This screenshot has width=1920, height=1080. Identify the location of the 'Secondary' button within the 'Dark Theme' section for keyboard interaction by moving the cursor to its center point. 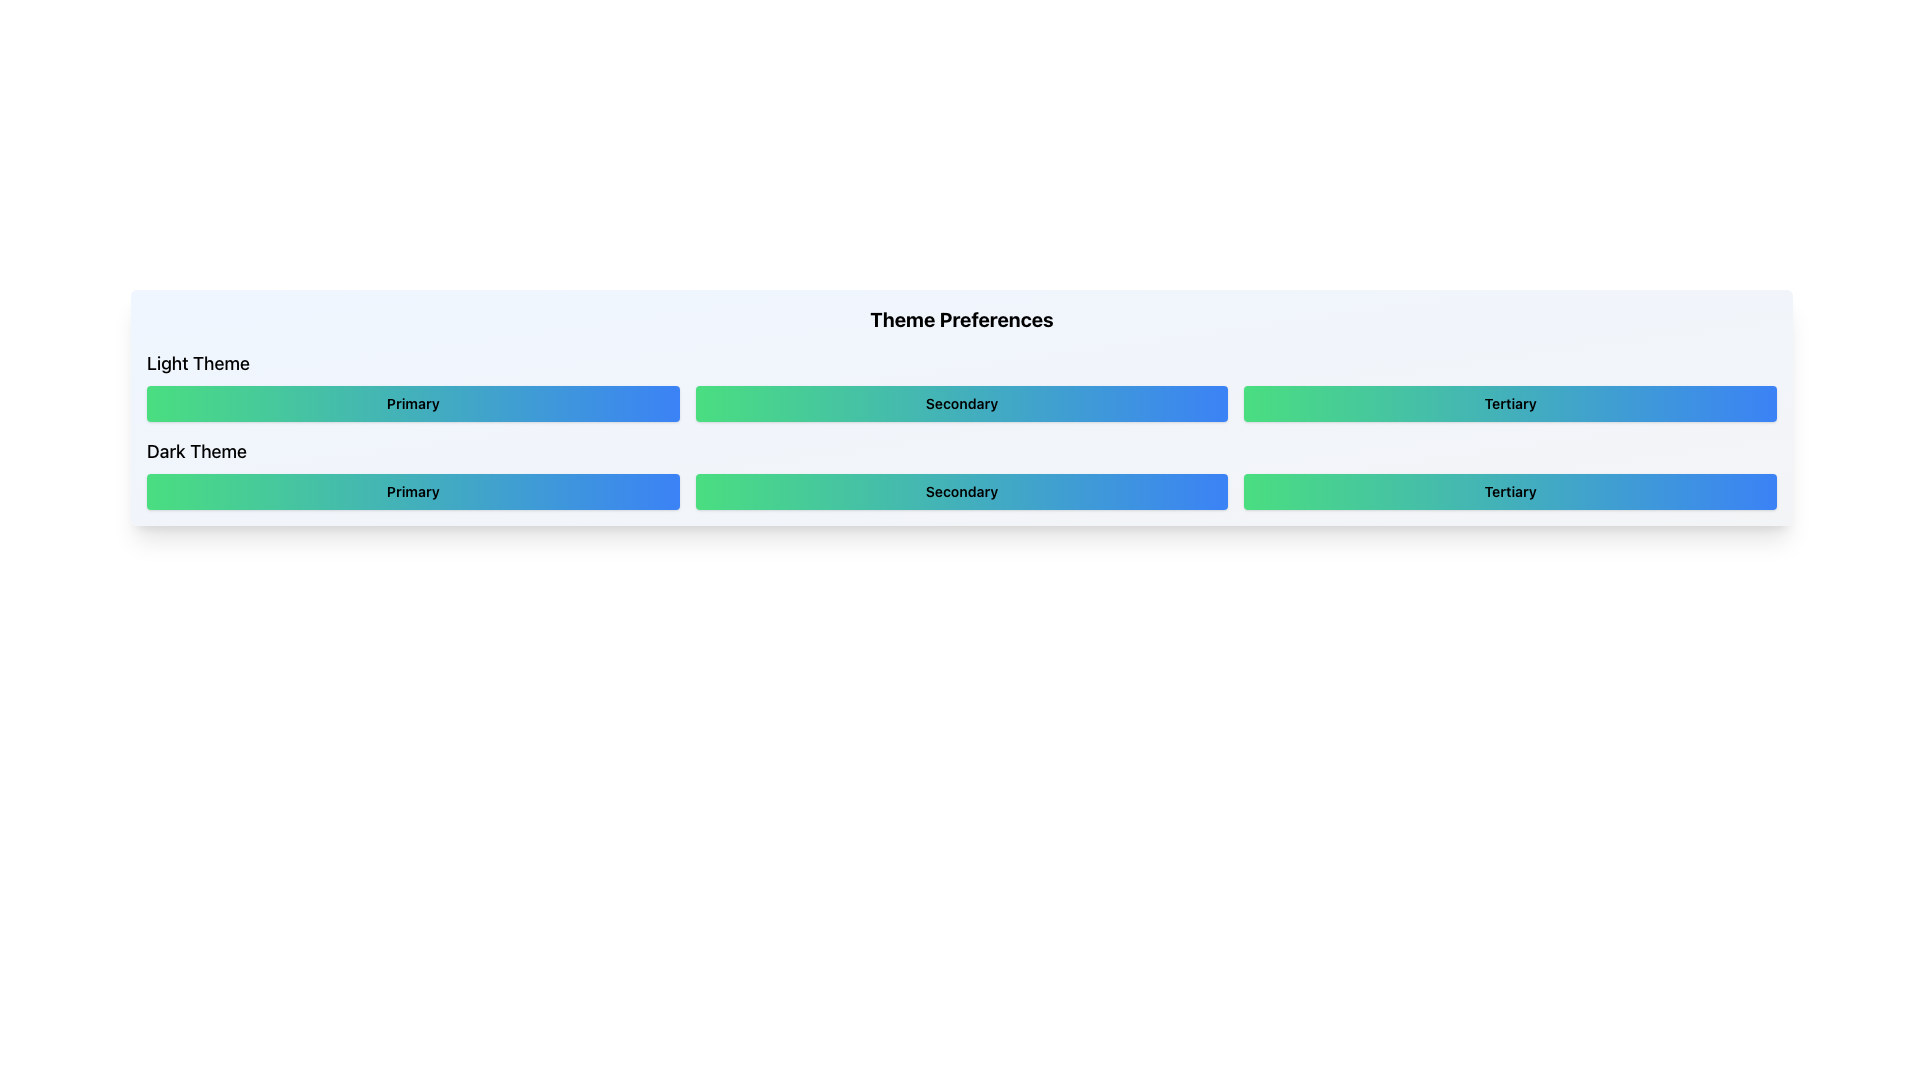
(961, 474).